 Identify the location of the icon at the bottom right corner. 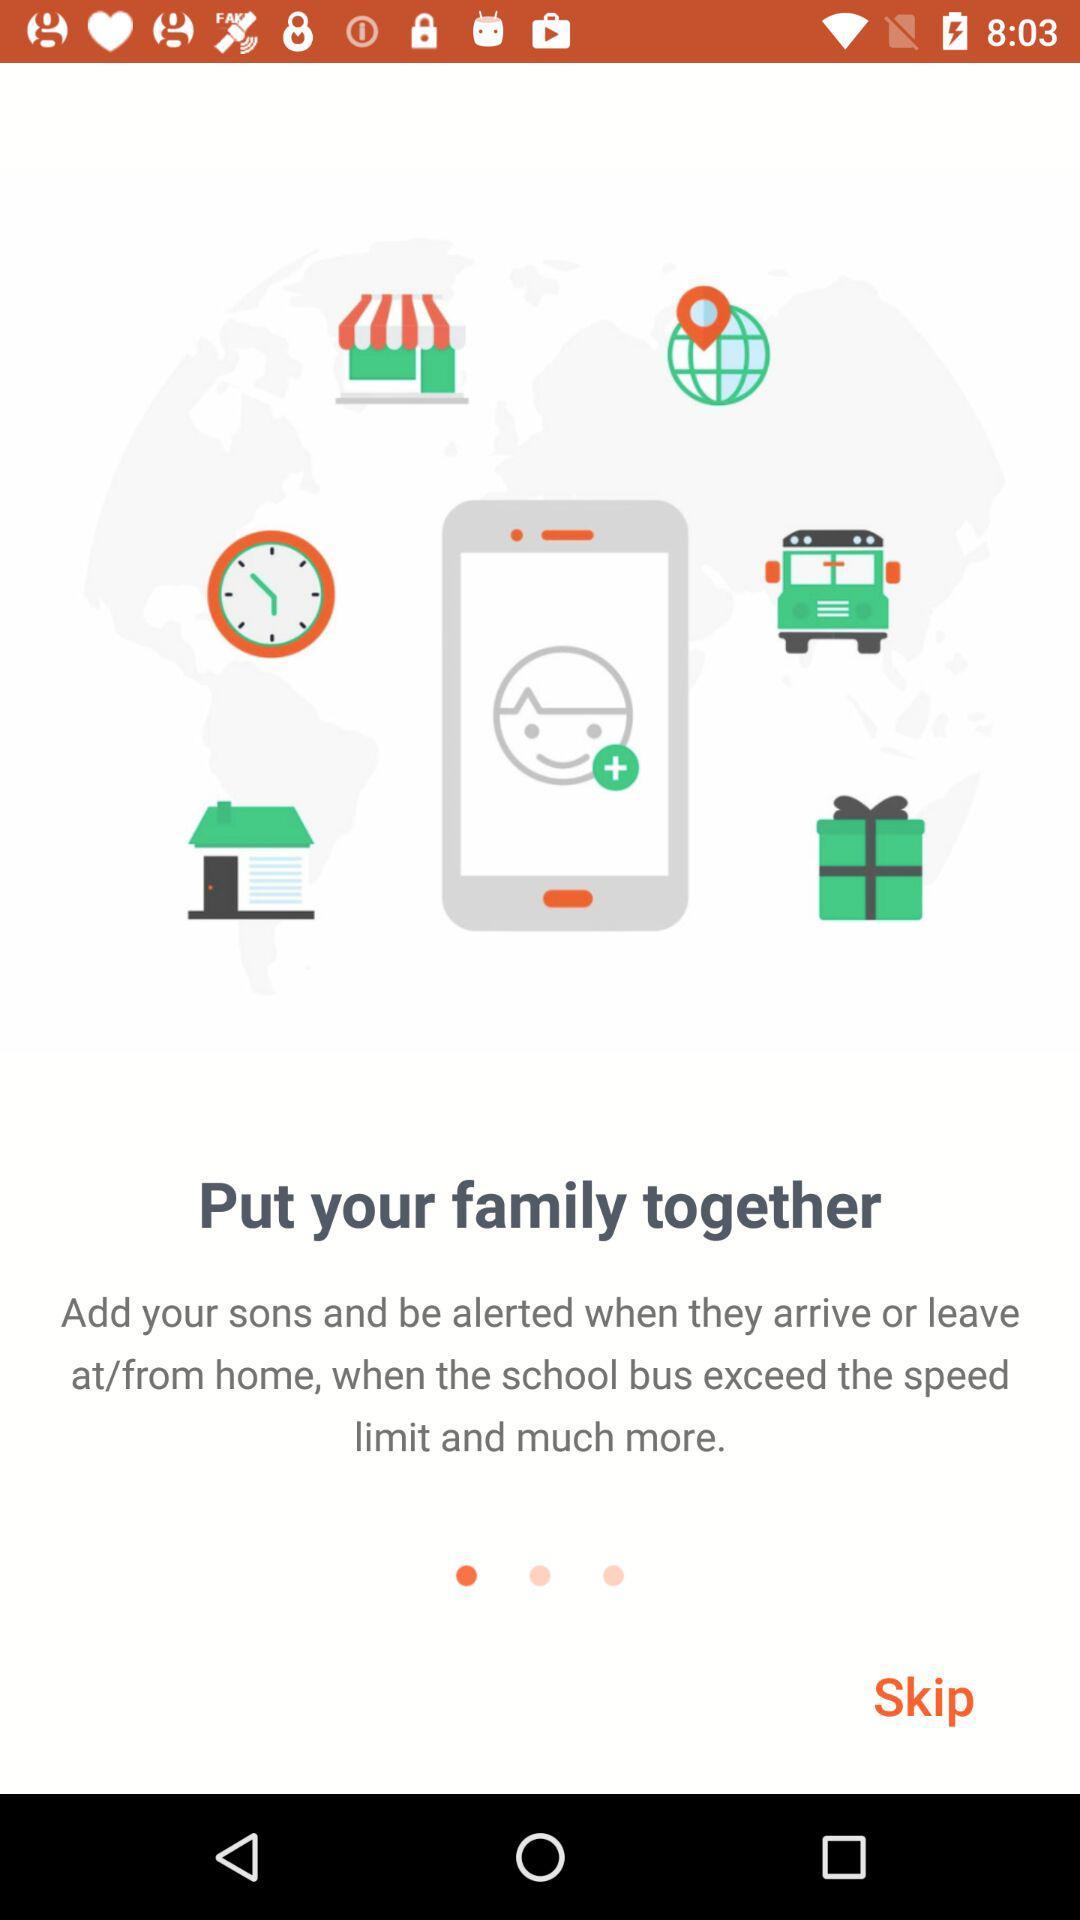
(924, 1694).